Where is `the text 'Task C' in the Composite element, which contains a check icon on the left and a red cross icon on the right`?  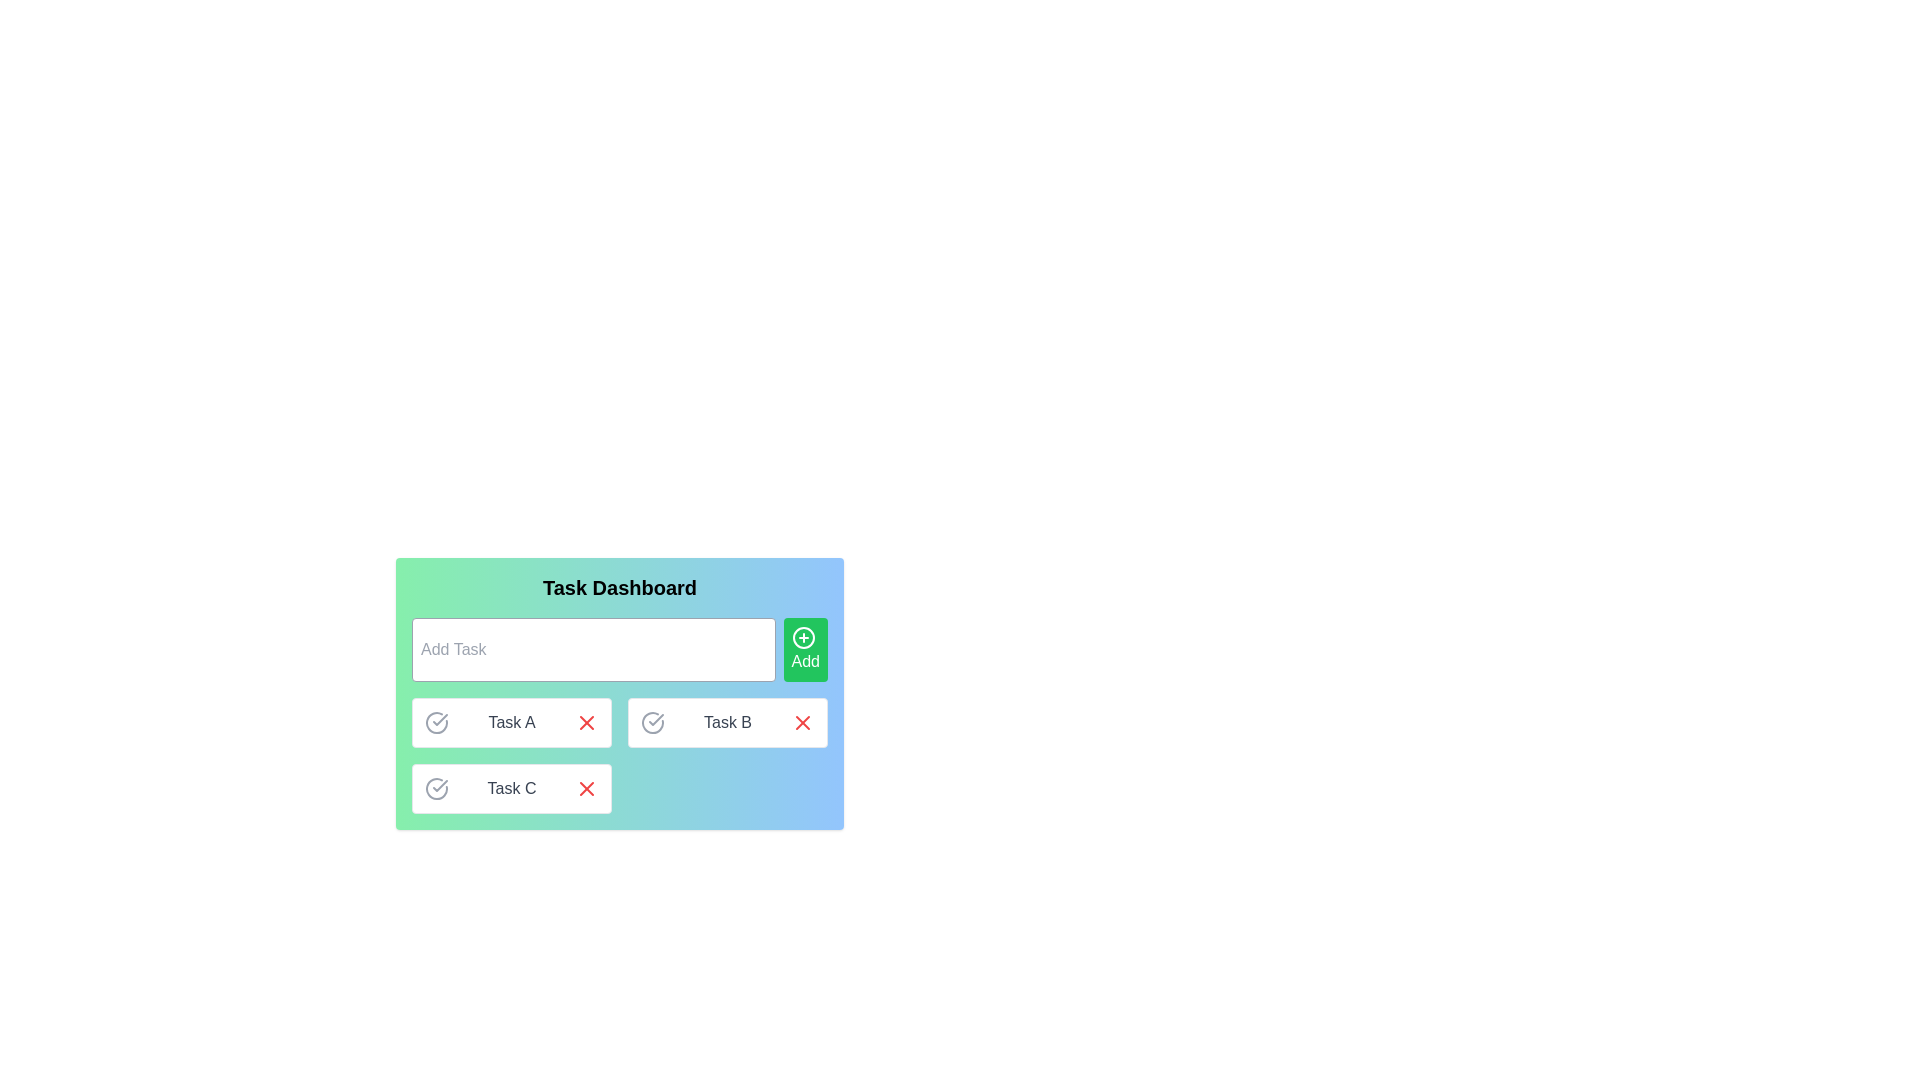 the text 'Task C' in the Composite element, which contains a check icon on the left and a red cross icon on the right is located at coordinates (512, 788).